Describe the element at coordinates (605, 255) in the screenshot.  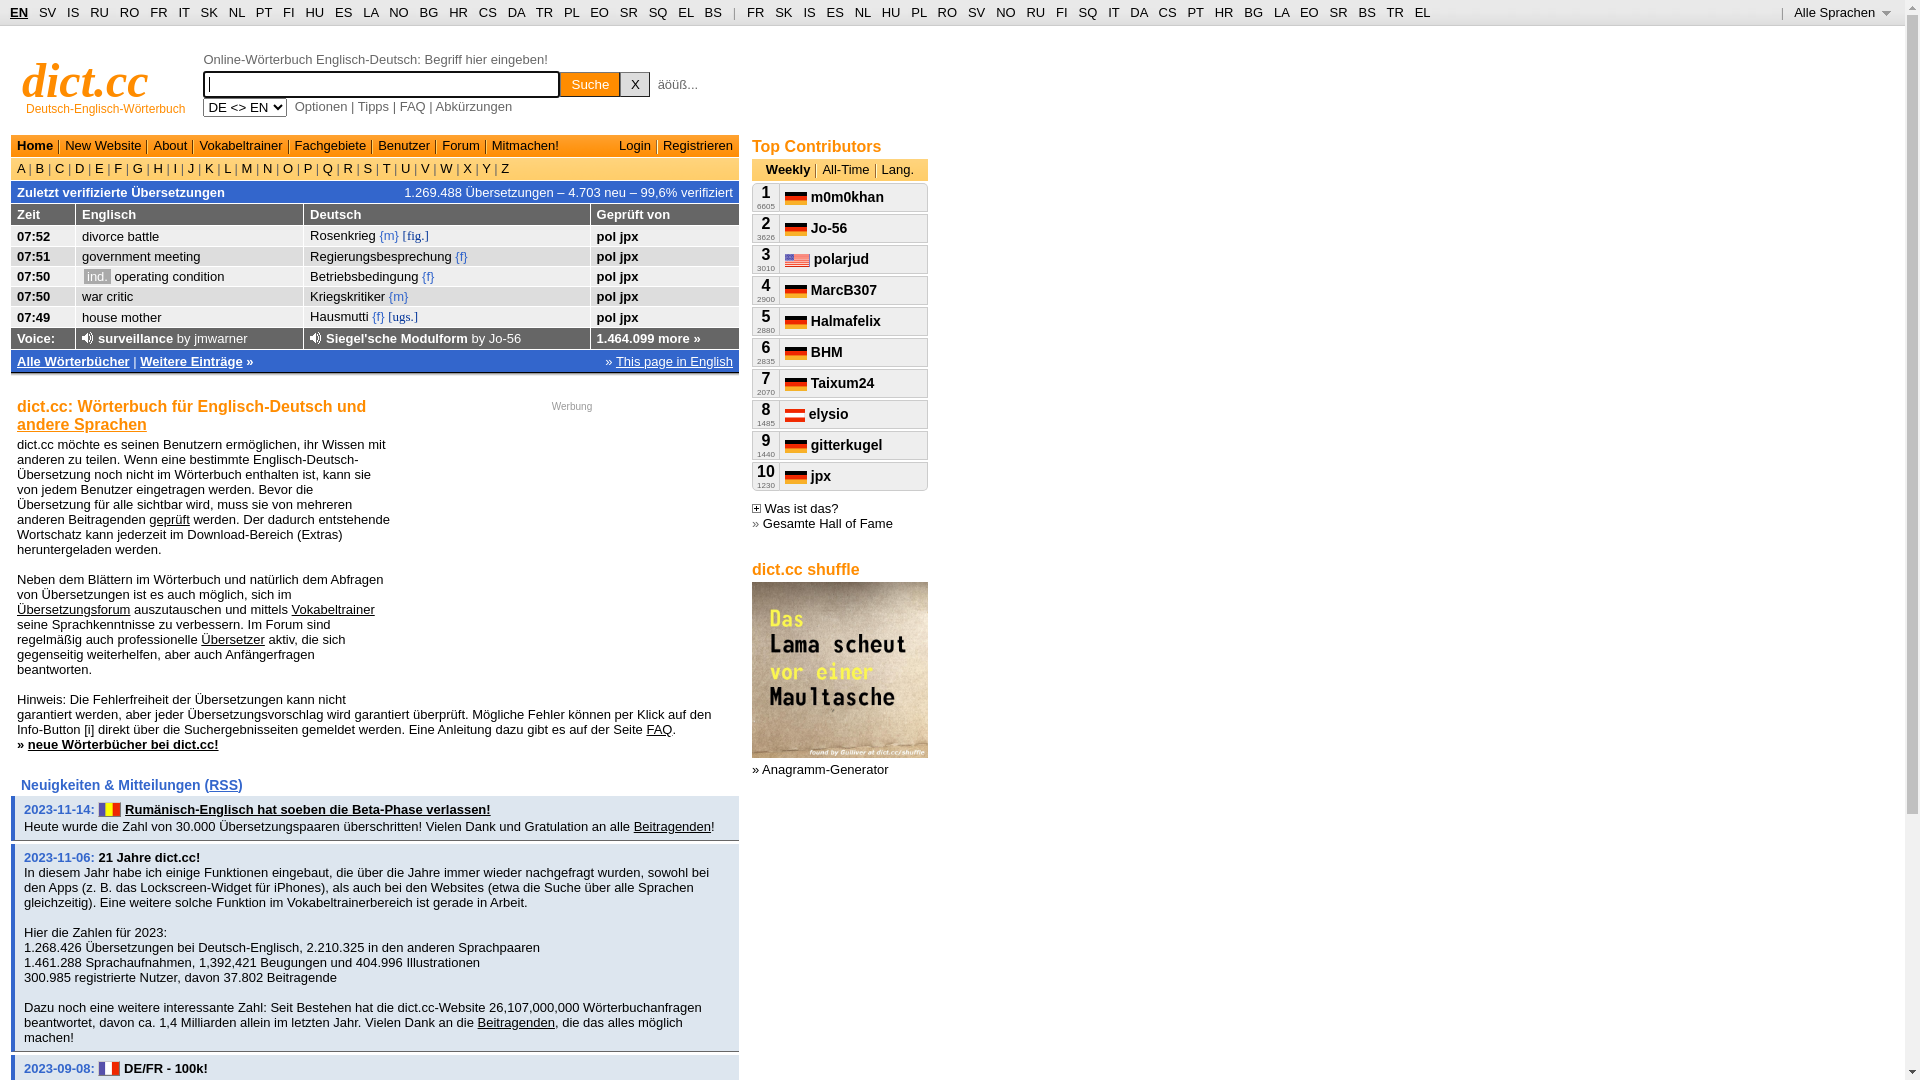
I see `'pol'` at that location.